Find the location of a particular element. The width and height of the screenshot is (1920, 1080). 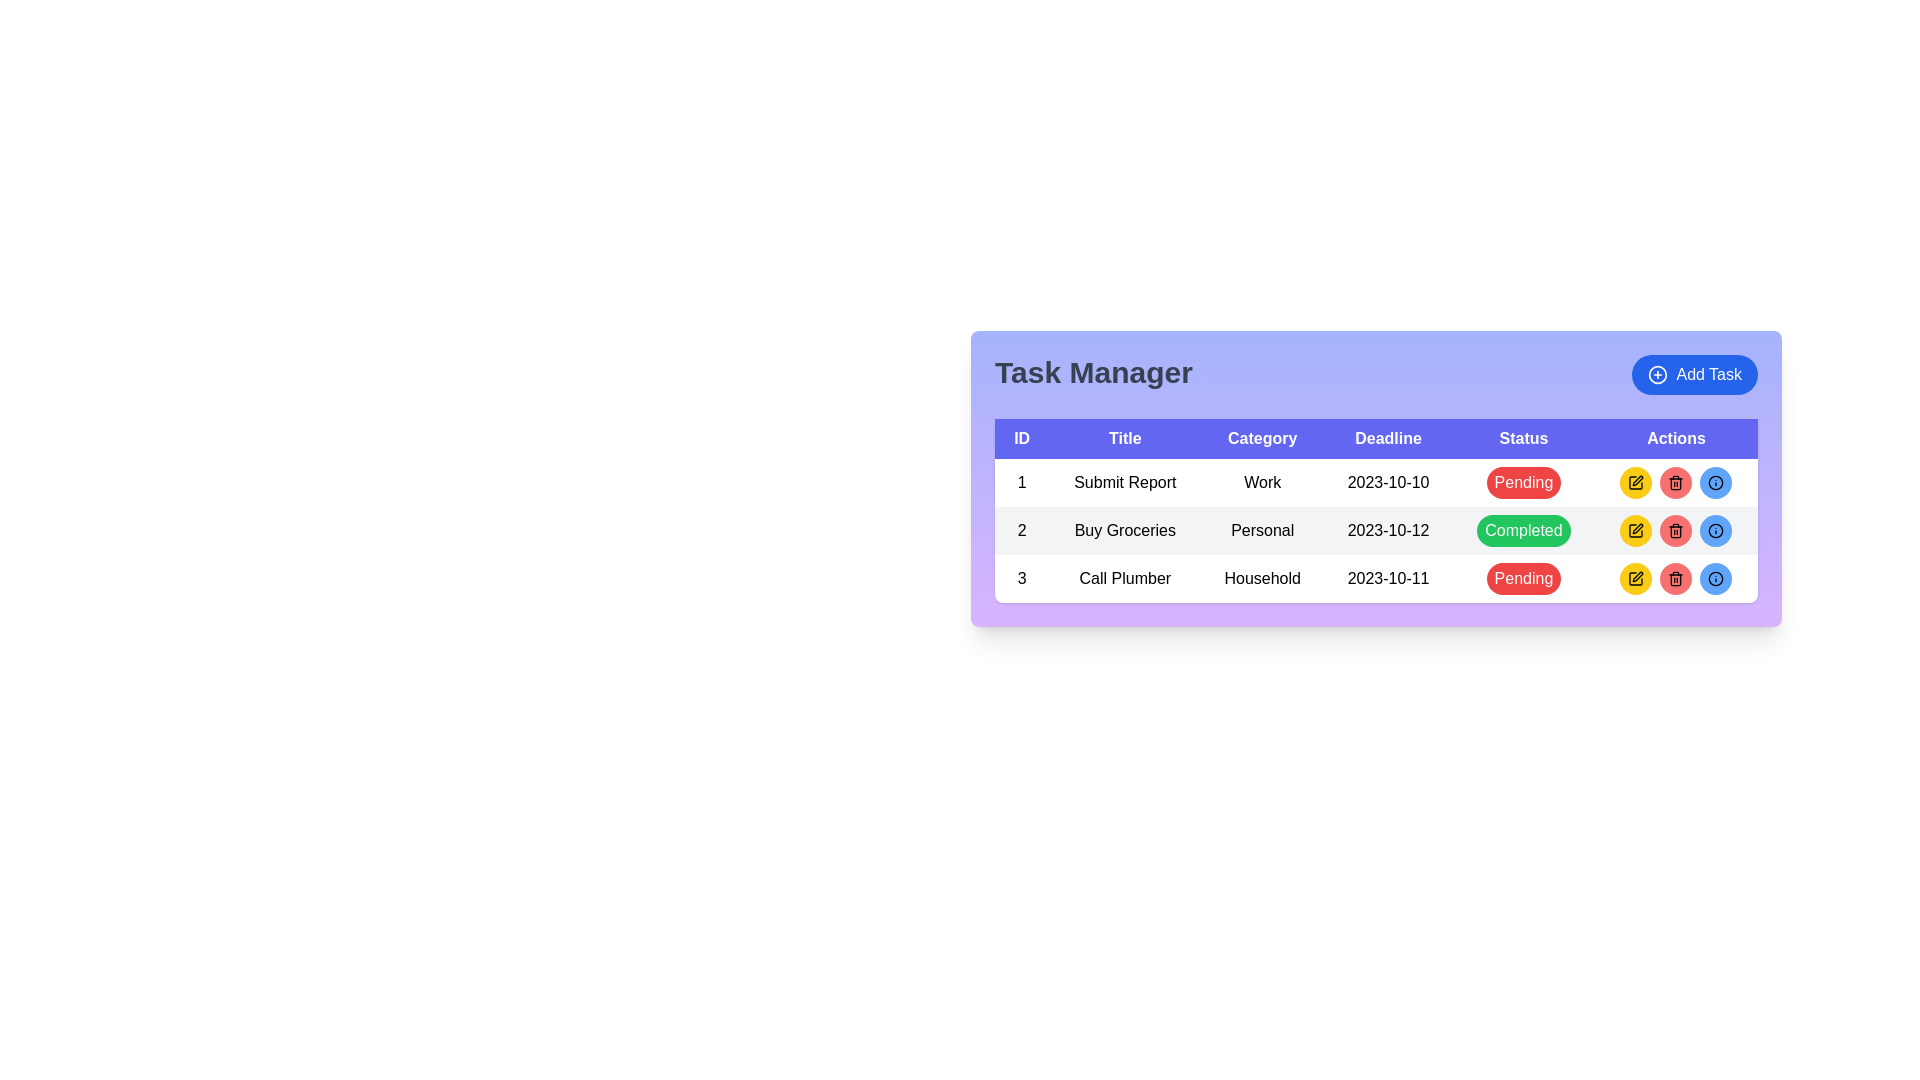

the circular button with a red background and a trash can icon located in the 'Actions' column of the last row in the task table is located at coordinates (1676, 578).